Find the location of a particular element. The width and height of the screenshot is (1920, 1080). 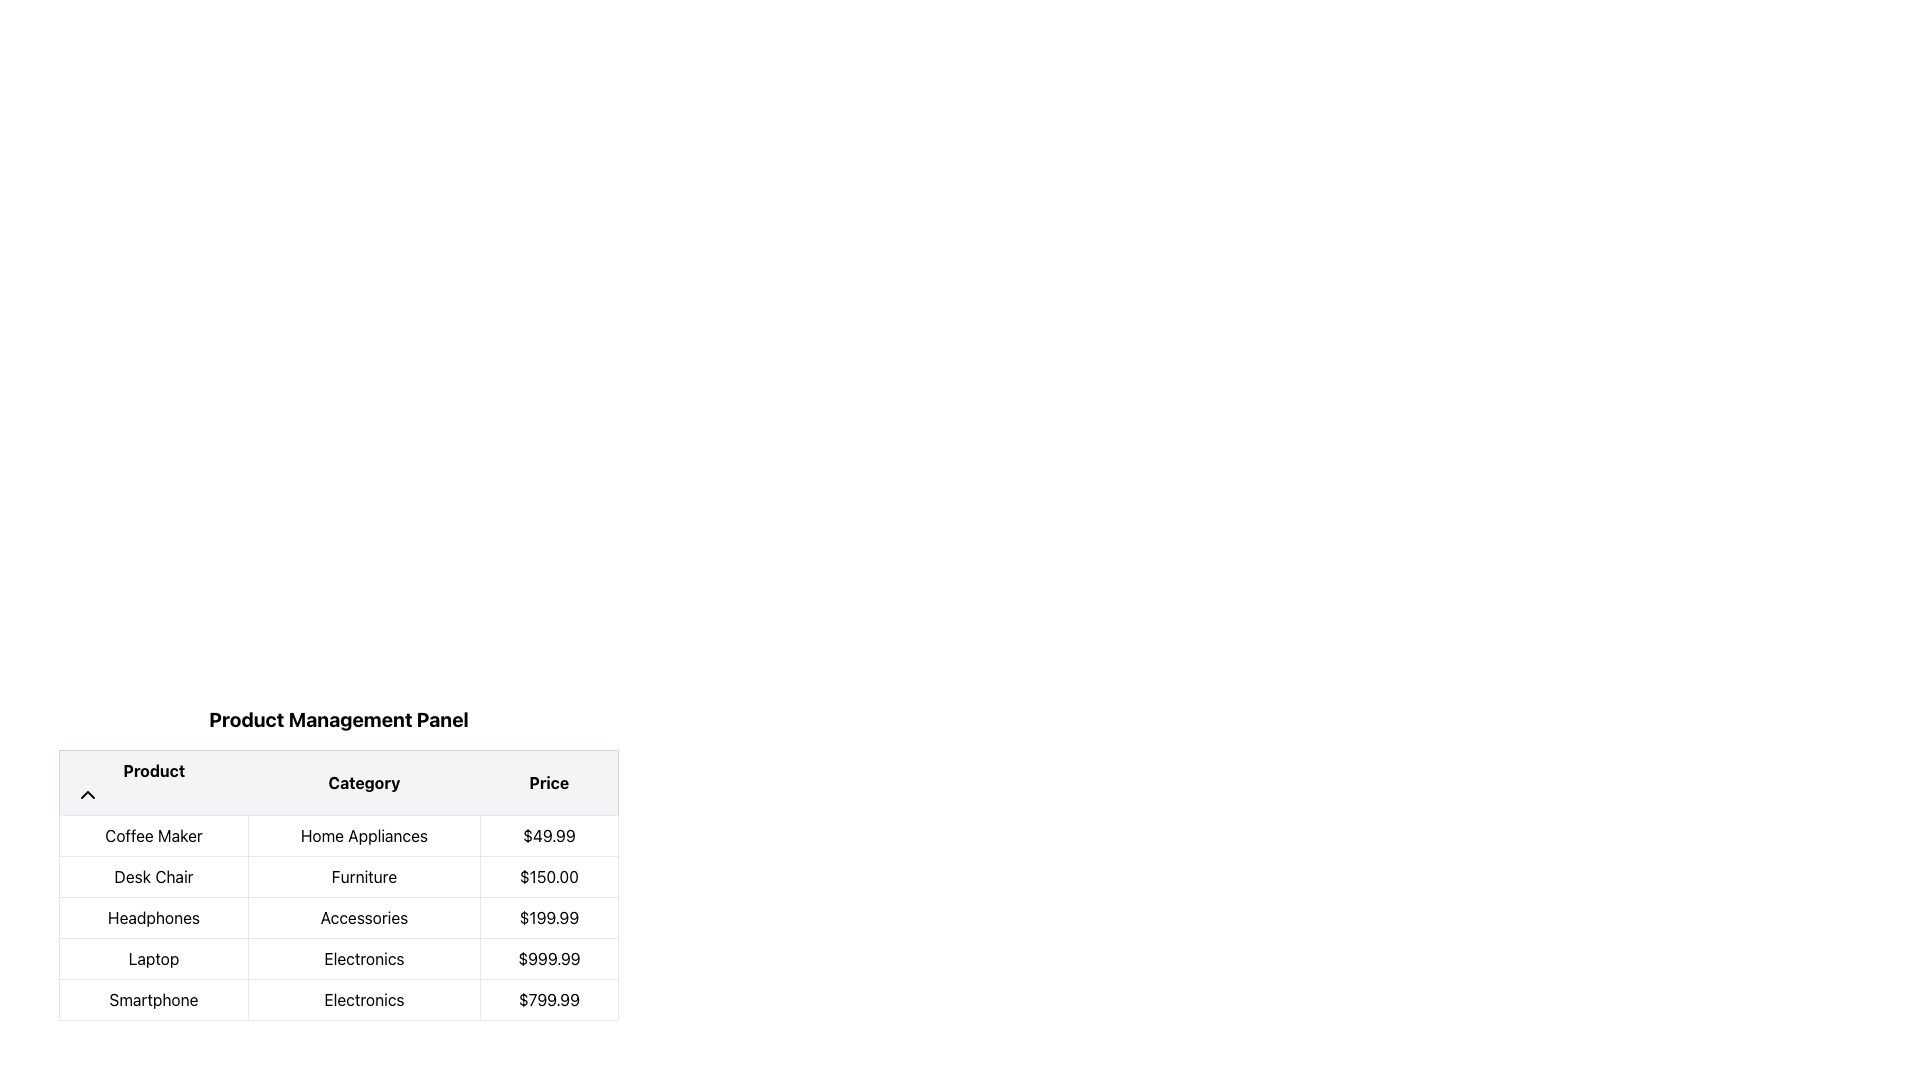

the category text element in the middle cell of the third row of the product management table, which is adjacent to 'Headphones' on the left and '$199.99' on the right is located at coordinates (364, 918).